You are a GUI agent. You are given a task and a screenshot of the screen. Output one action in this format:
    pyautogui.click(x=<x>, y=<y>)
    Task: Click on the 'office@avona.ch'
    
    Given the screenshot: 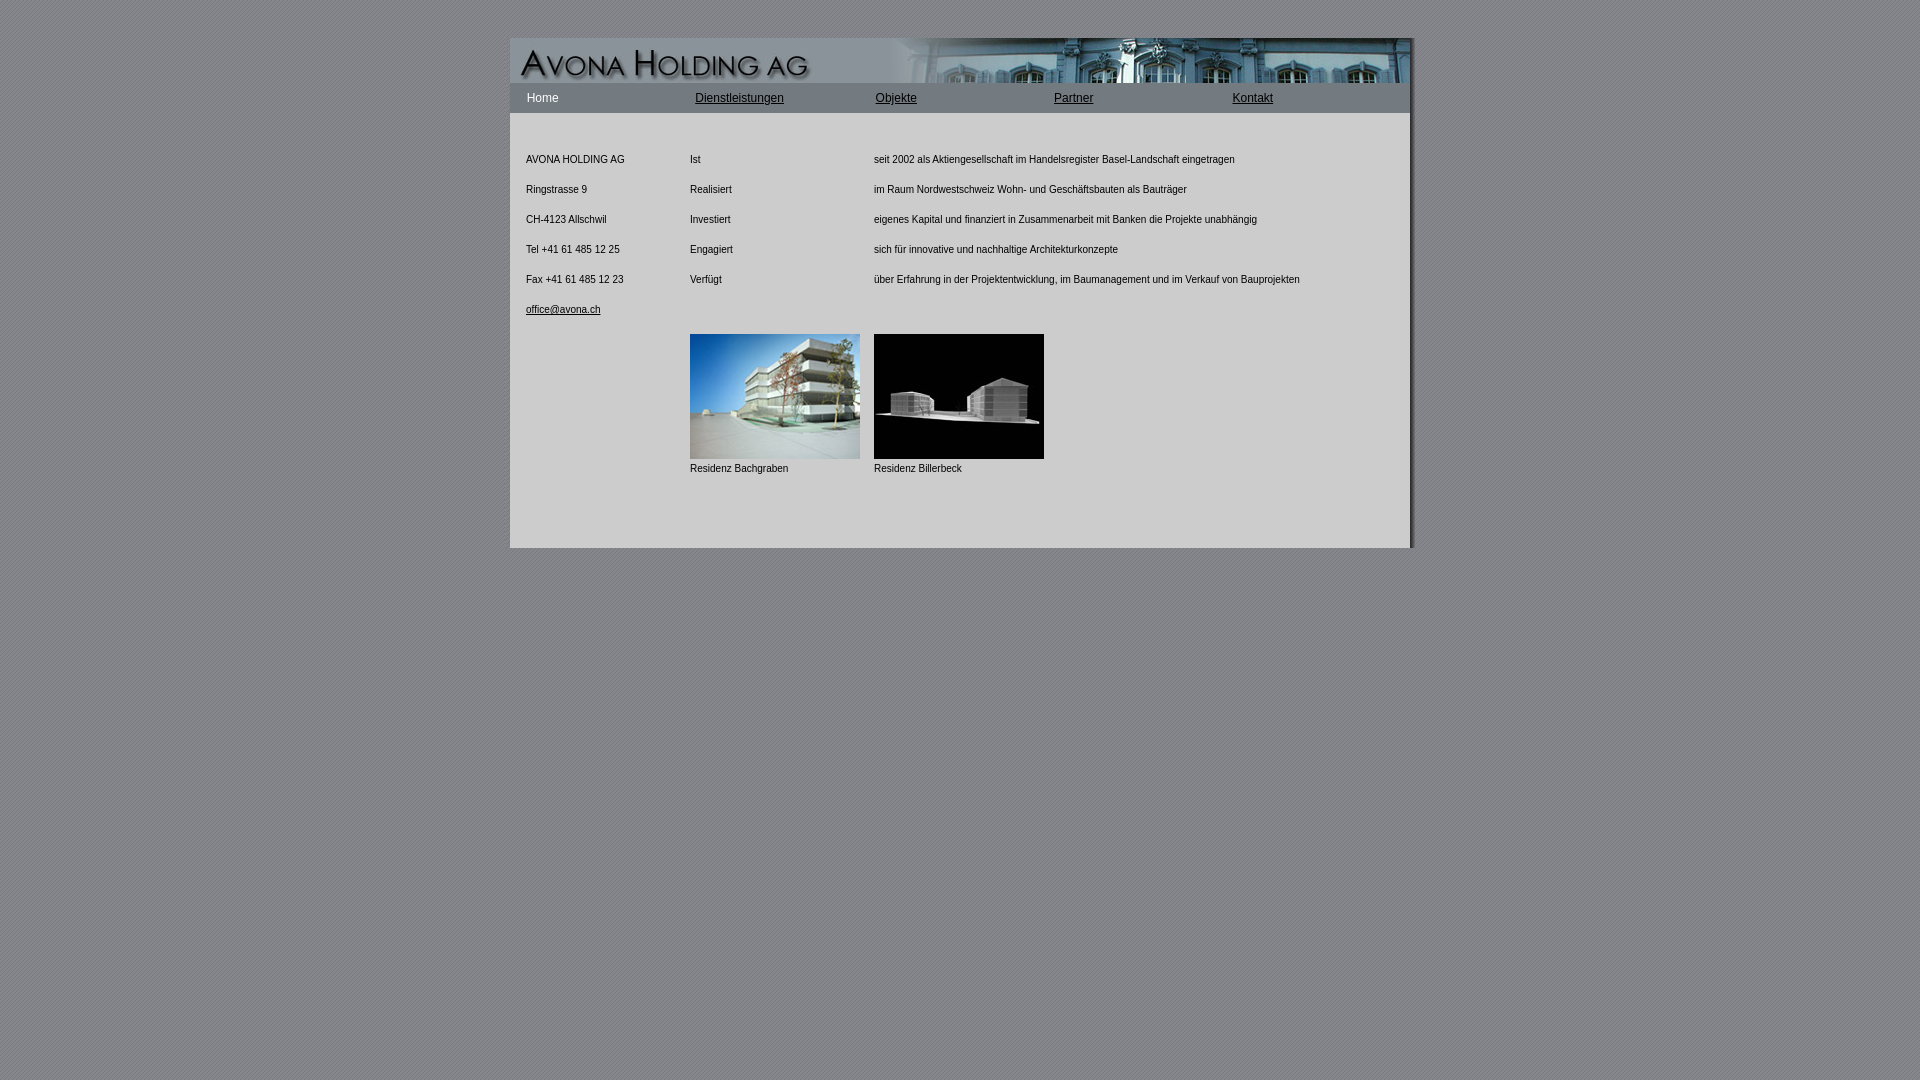 What is the action you would take?
    pyautogui.click(x=526, y=309)
    